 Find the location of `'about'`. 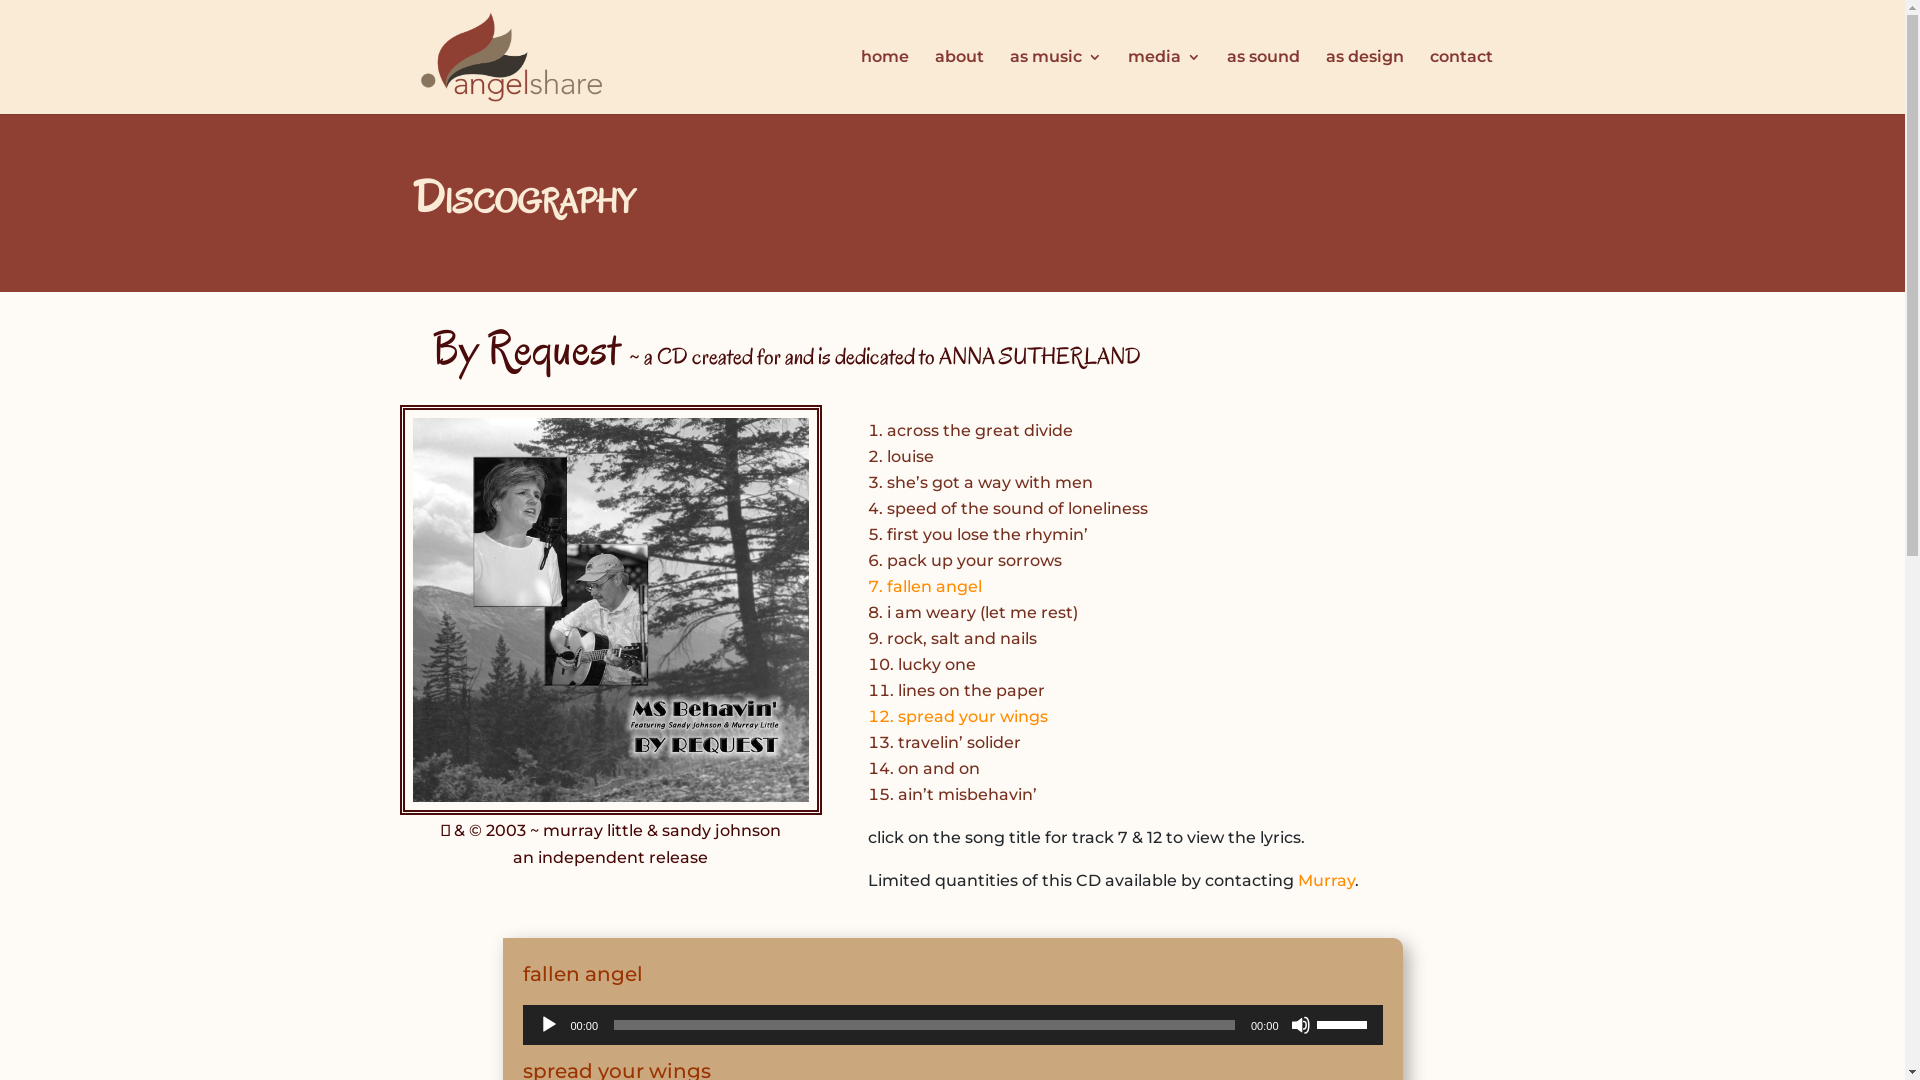

'about' is located at coordinates (957, 80).